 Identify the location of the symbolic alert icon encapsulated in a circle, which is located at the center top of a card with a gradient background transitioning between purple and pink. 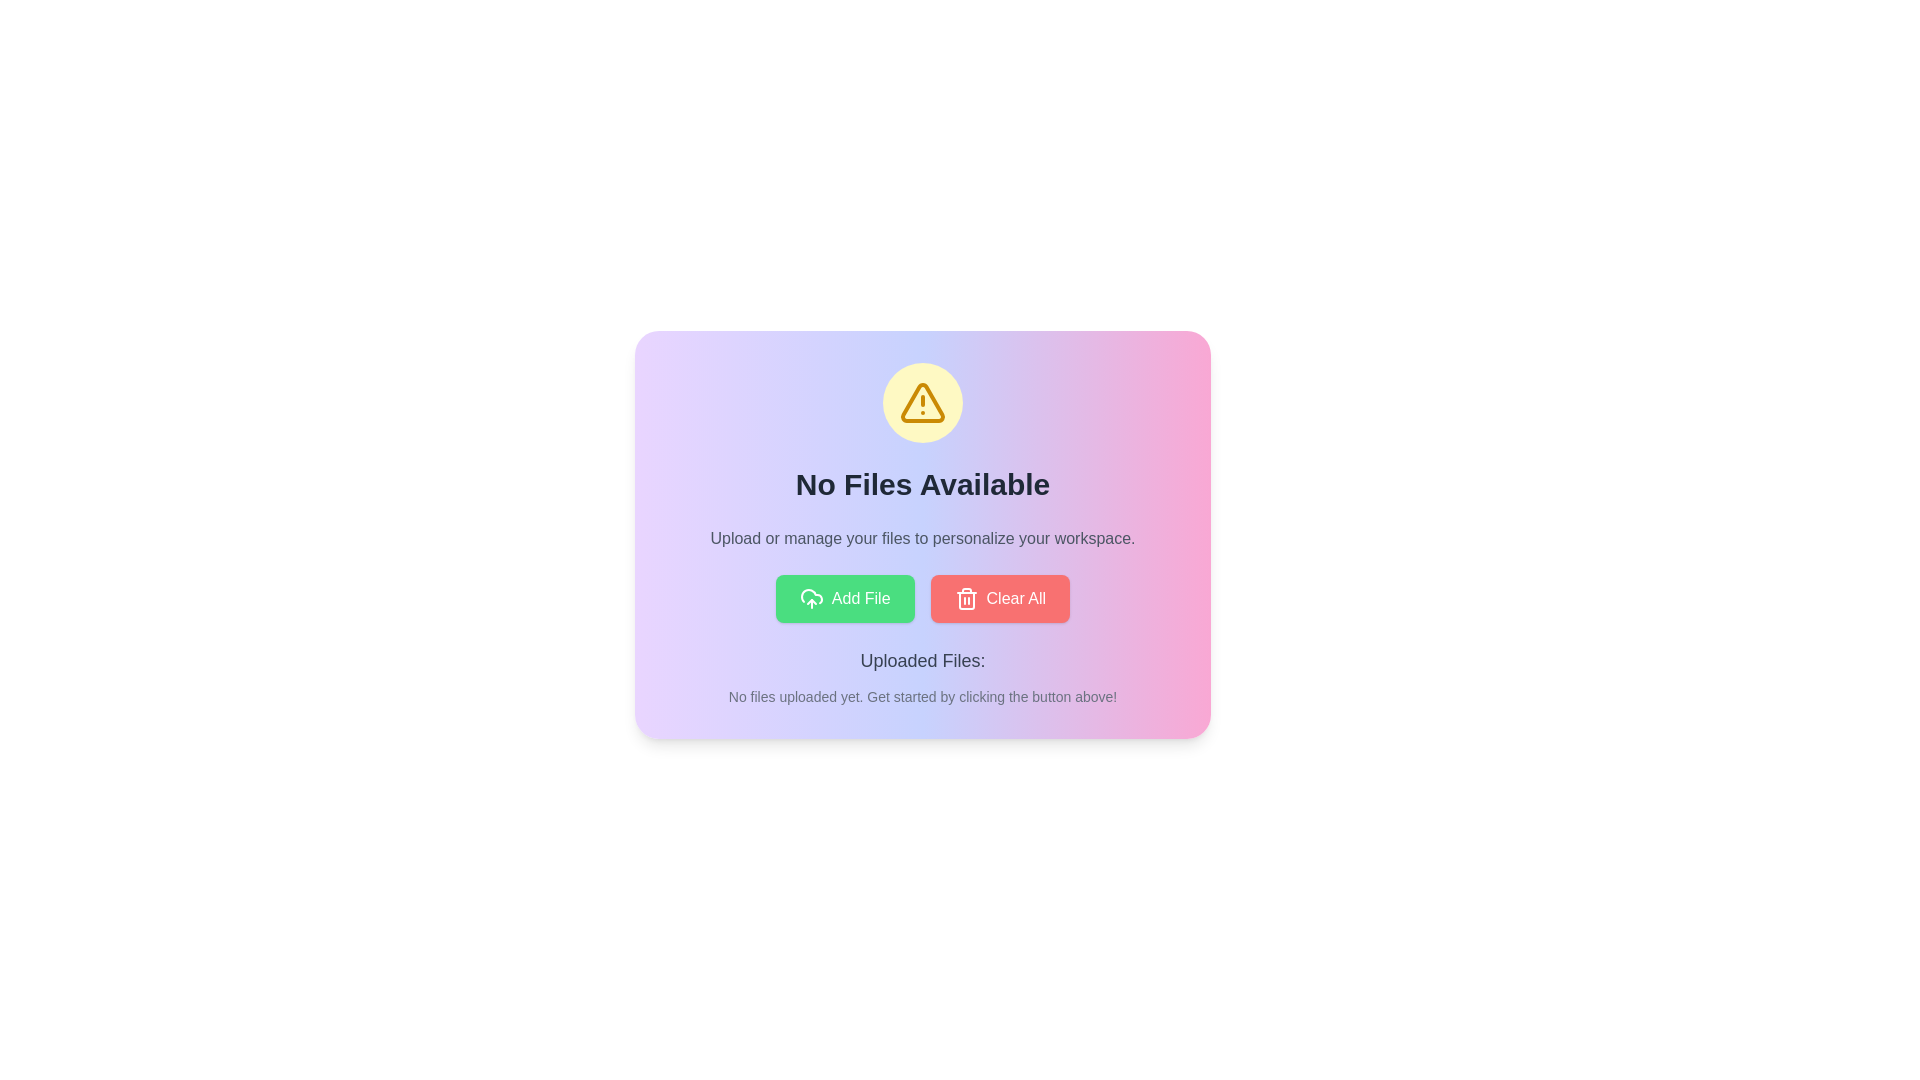
(921, 402).